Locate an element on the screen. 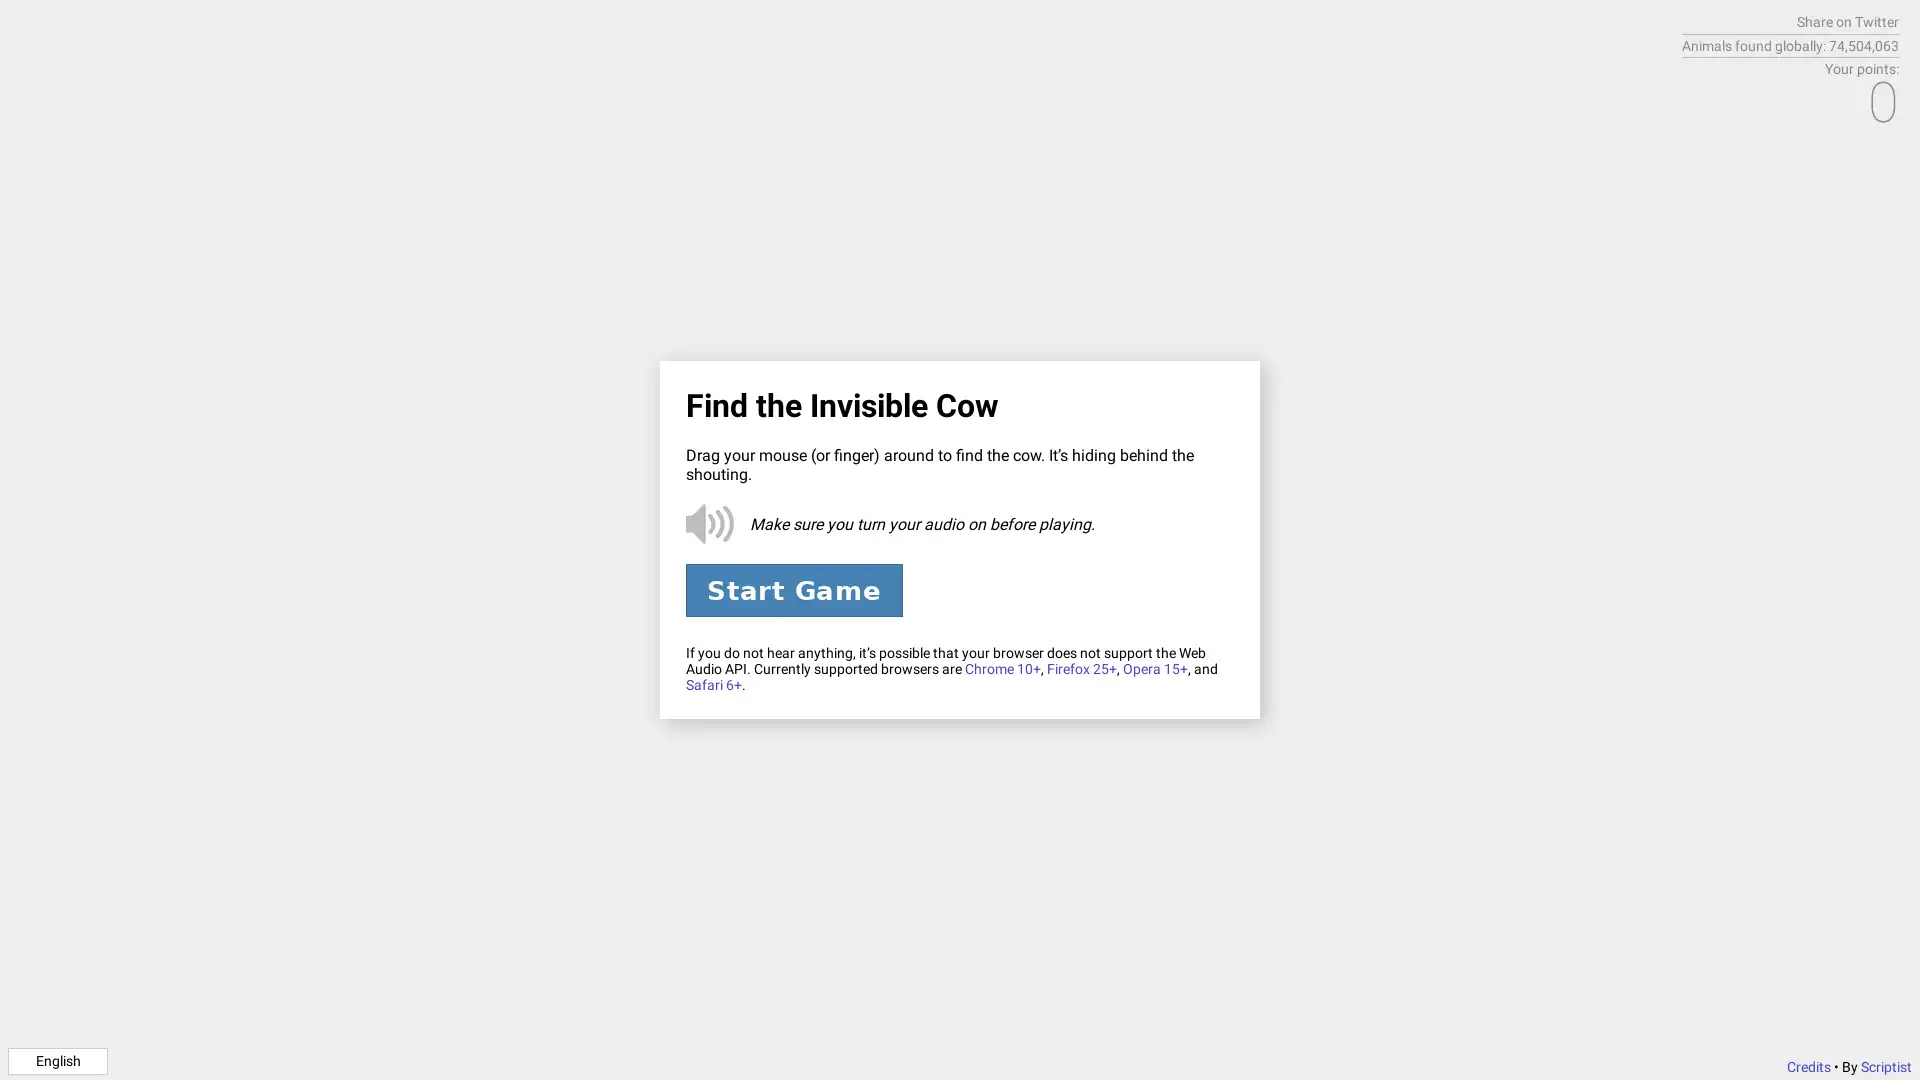  English is located at coordinates (57, 1059).